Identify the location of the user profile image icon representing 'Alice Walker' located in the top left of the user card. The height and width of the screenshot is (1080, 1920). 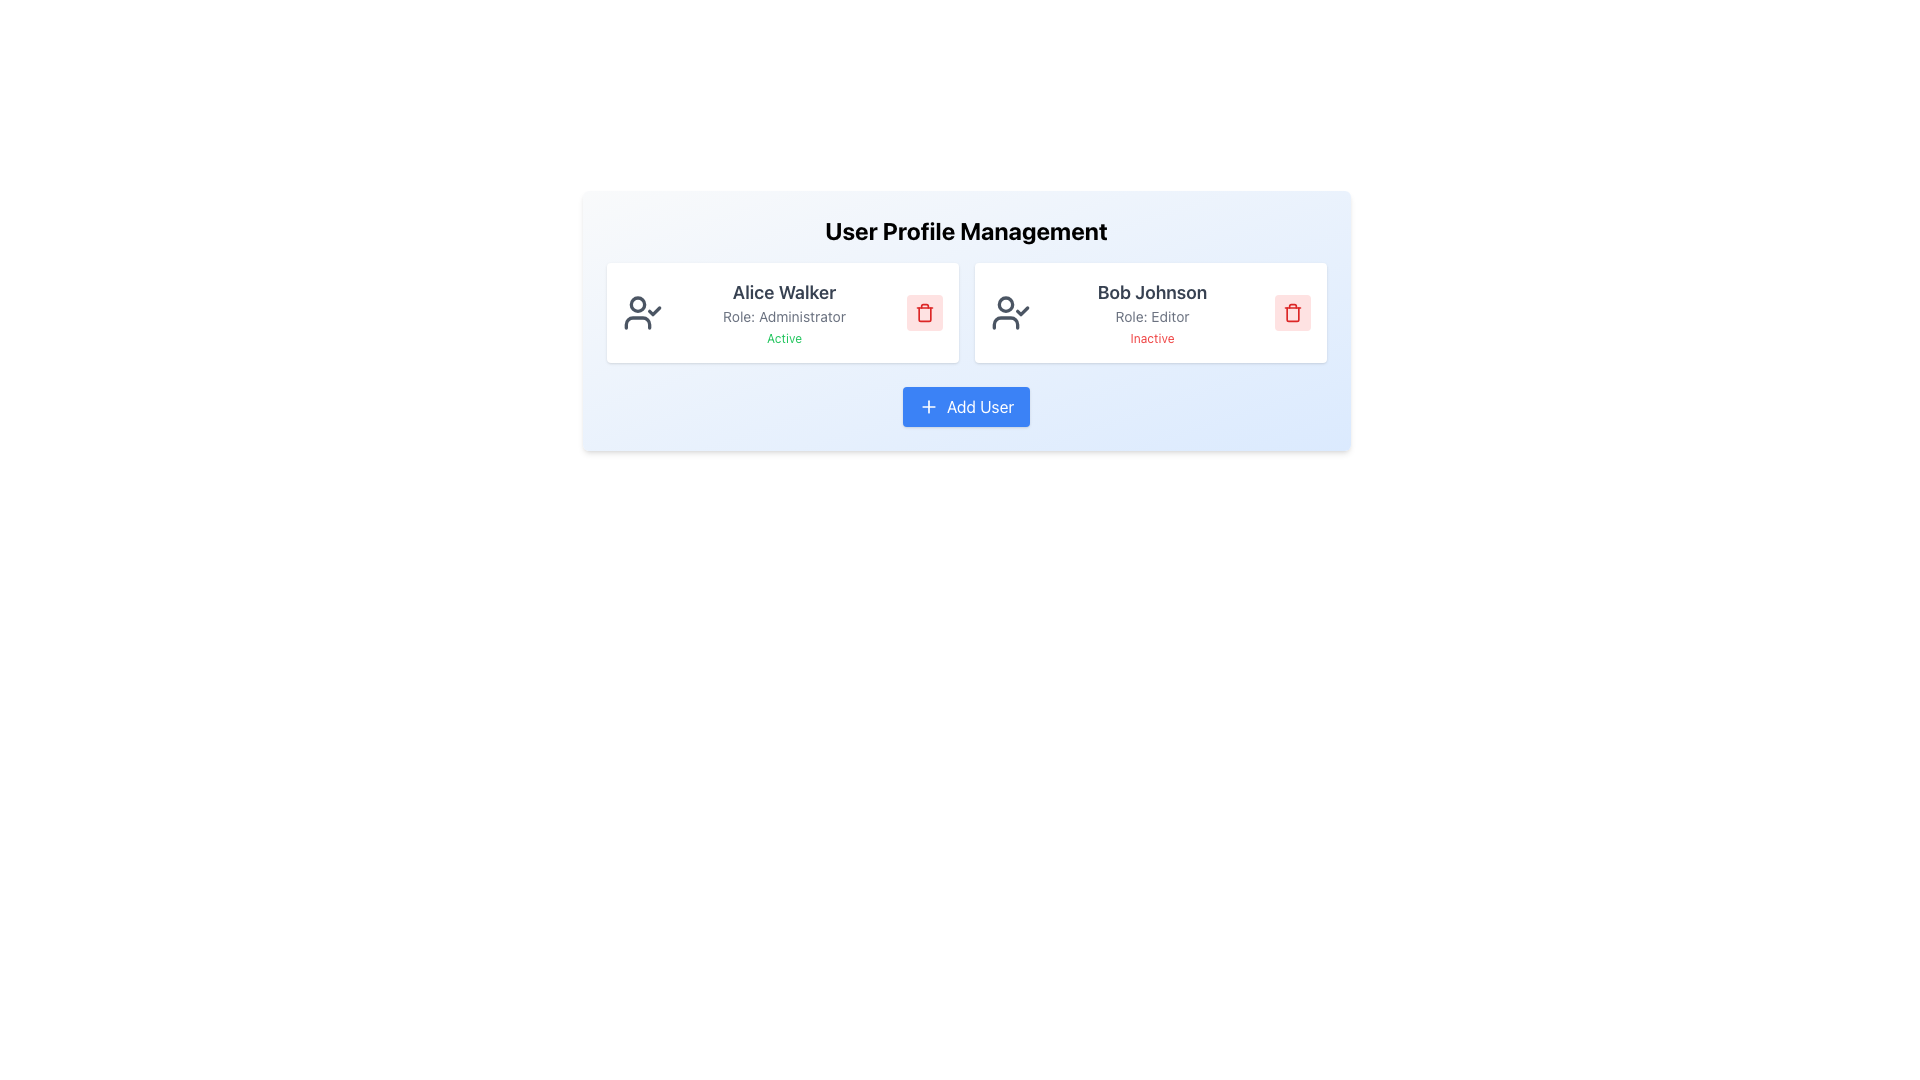
(642, 312).